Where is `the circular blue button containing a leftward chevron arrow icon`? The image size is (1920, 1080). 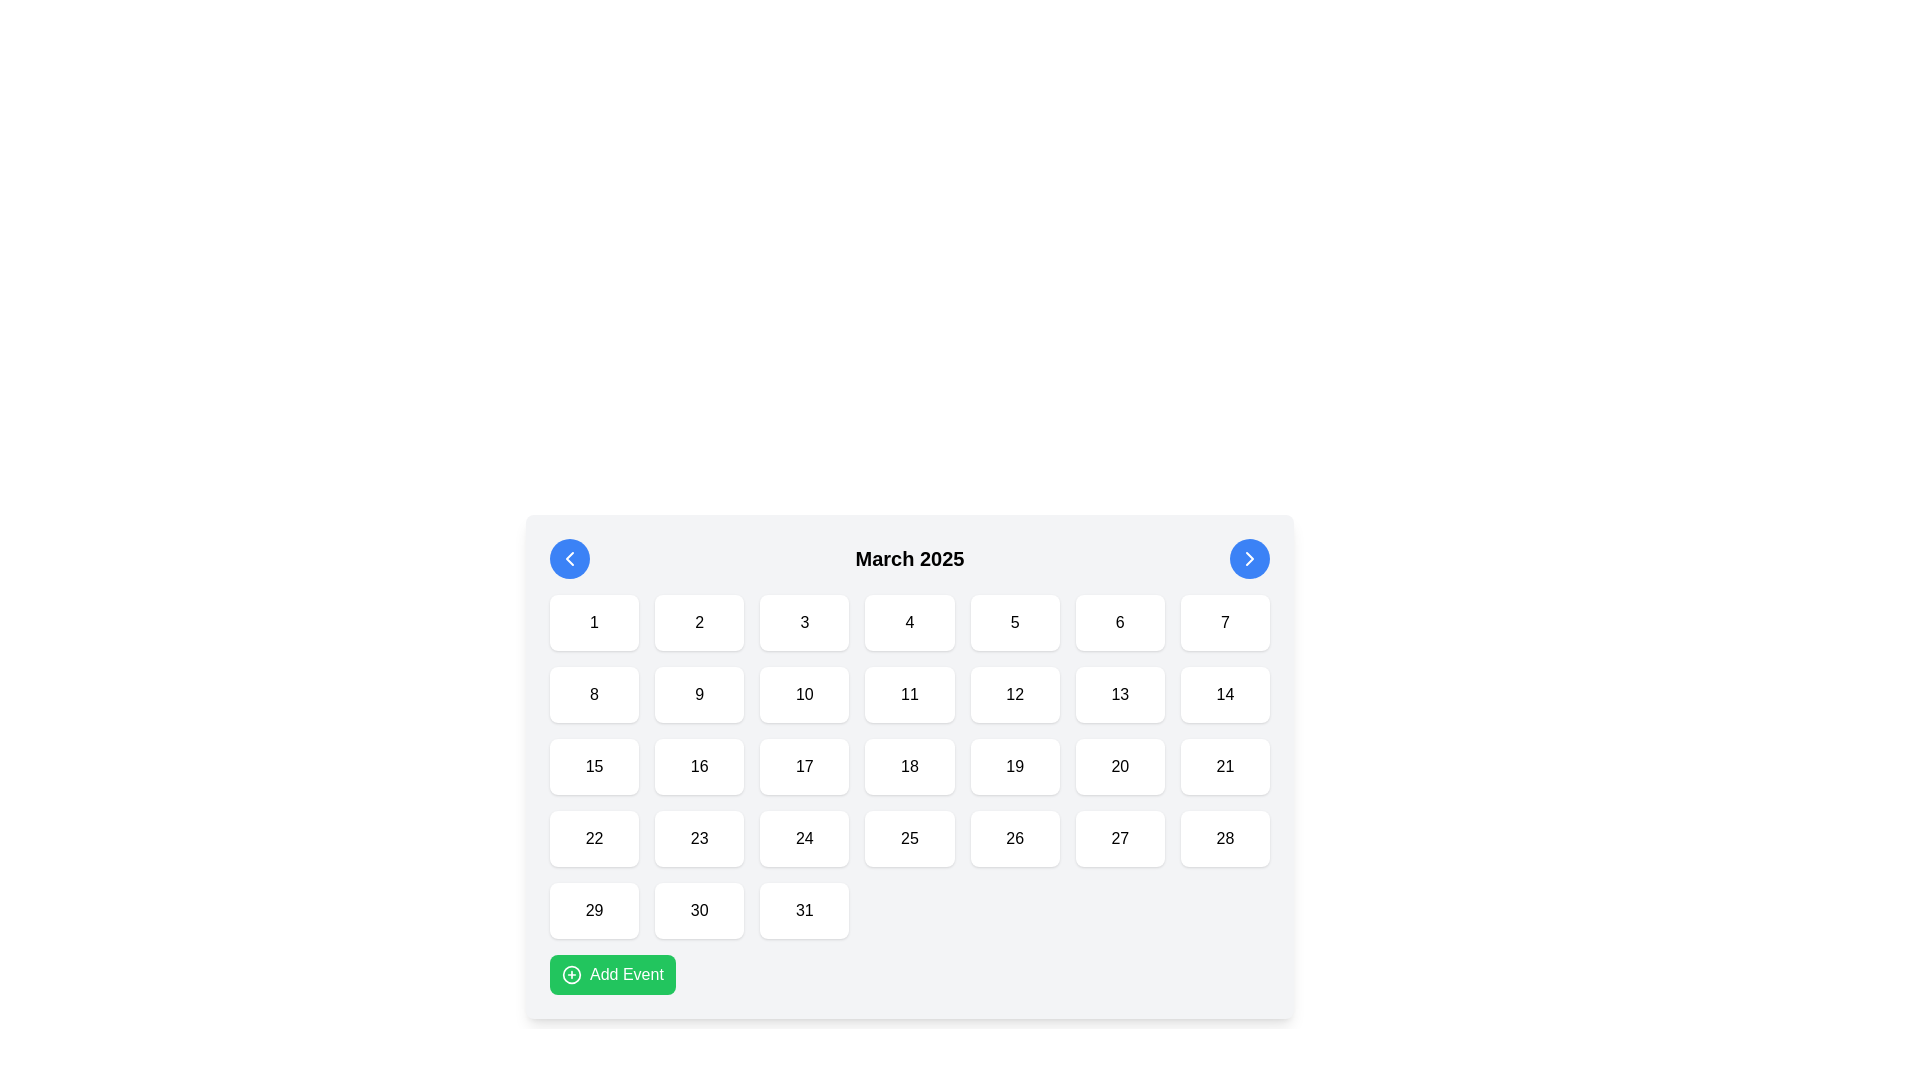 the circular blue button containing a leftward chevron arrow icon is located at coordinates (569, 559).